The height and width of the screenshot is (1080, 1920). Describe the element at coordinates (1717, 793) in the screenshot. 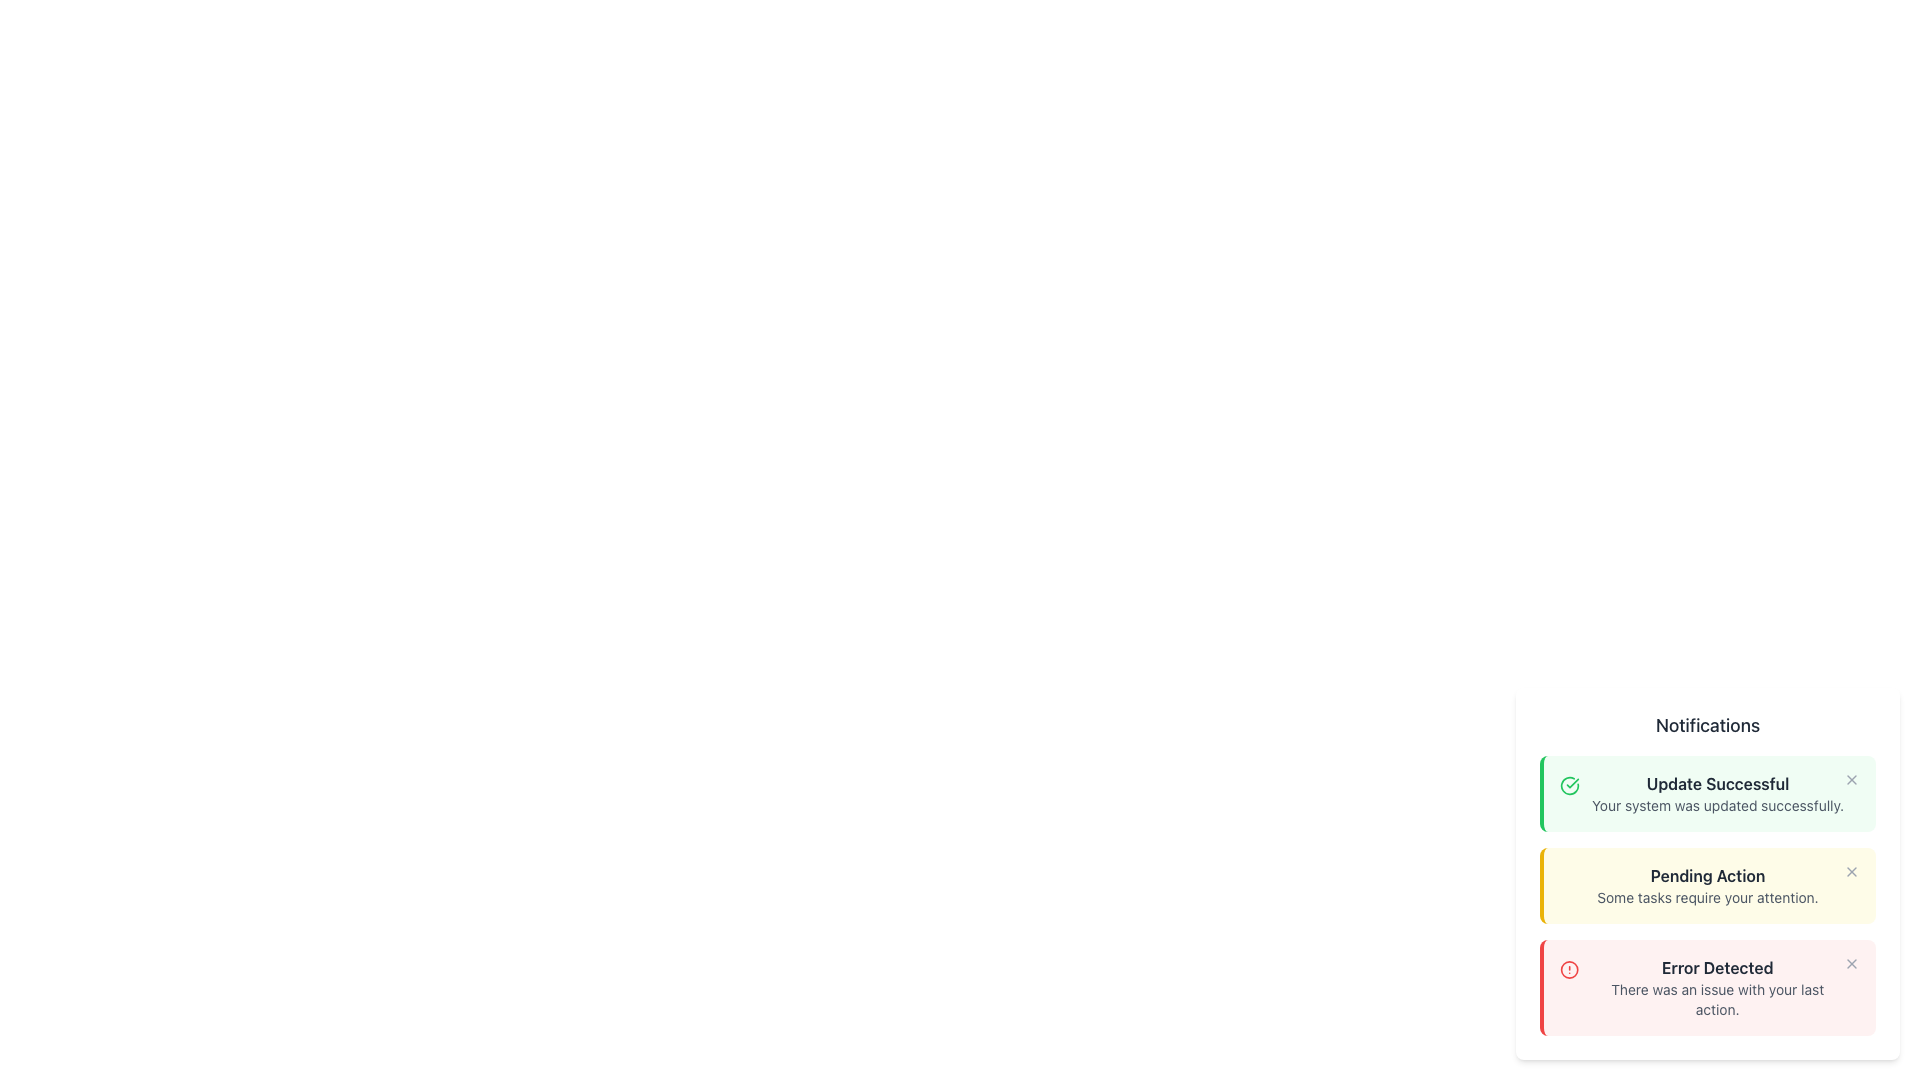

I see `the success notification text block located at the top of the vertically stacked list on the right-hand side of the interface, which indicates that the system has been updated successfully` at that location.